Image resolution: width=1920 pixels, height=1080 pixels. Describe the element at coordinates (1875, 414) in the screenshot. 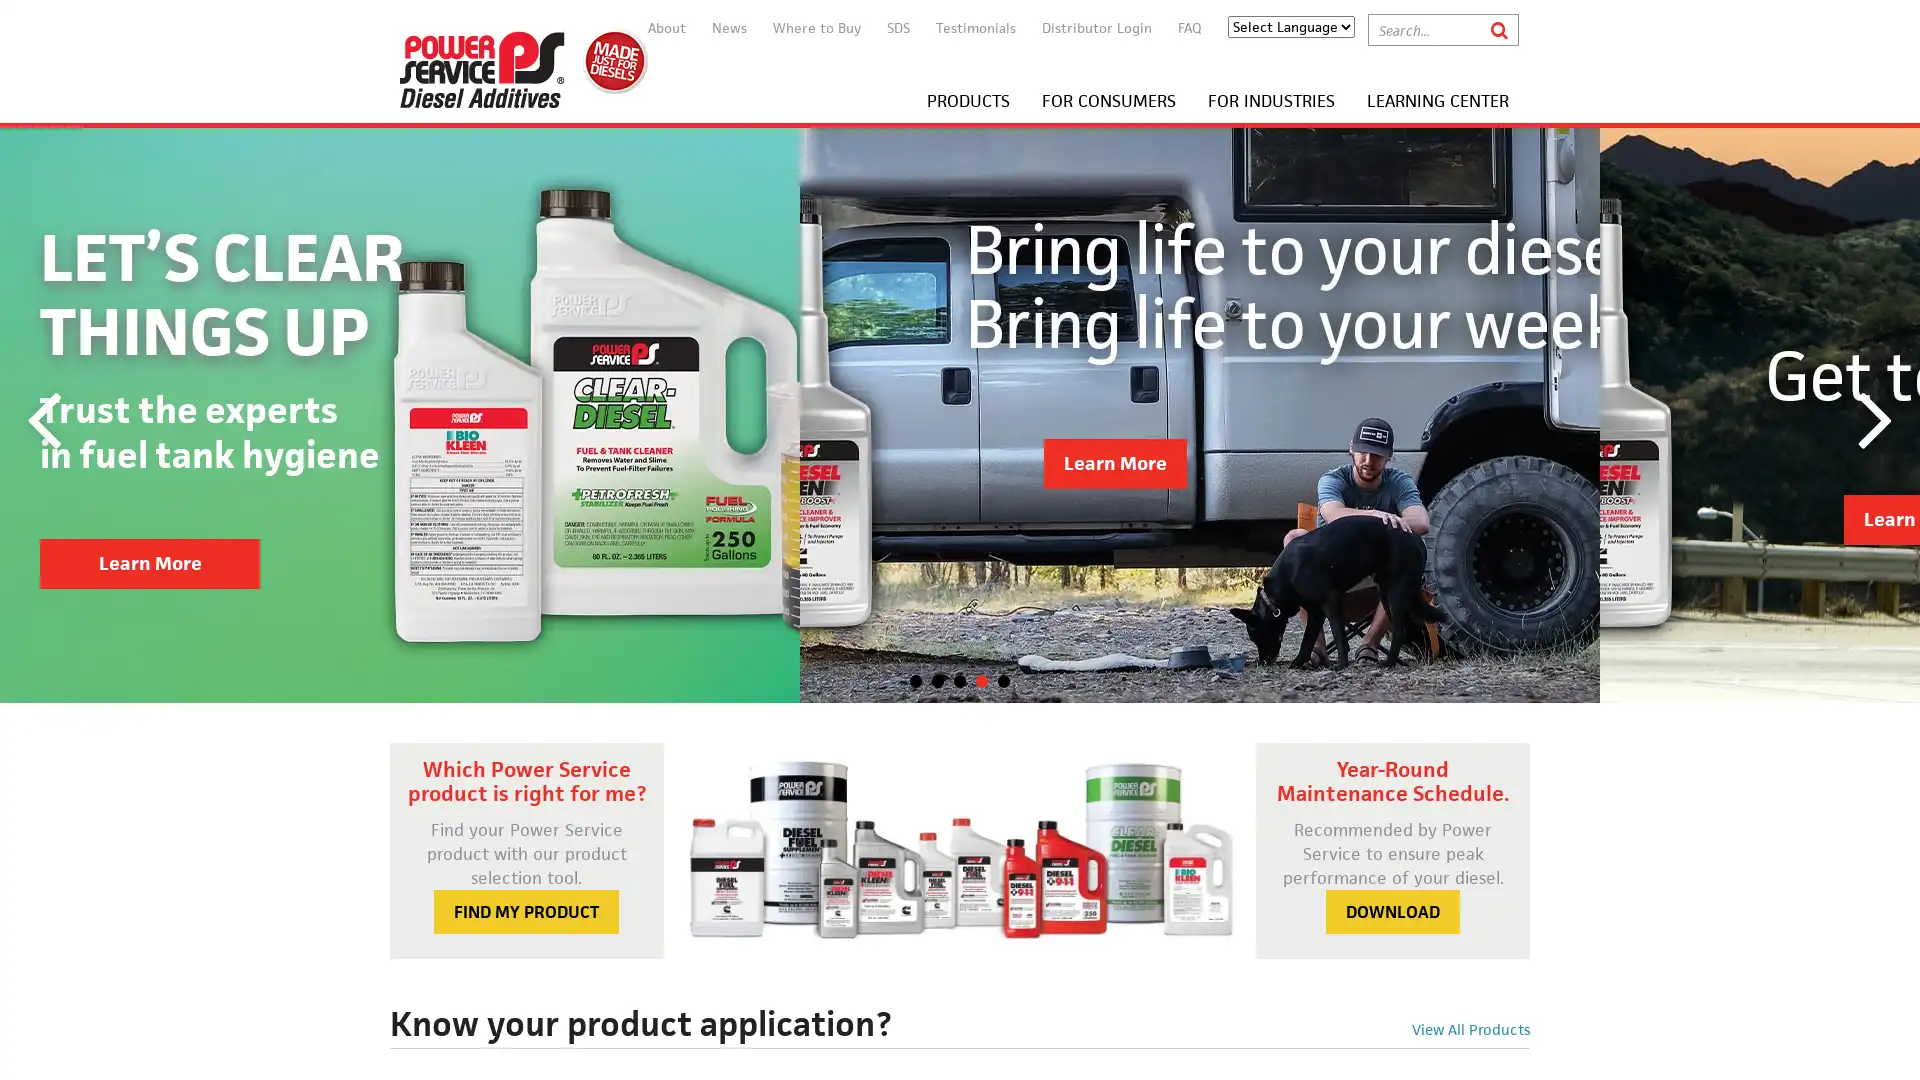

I see `Next` at that location.